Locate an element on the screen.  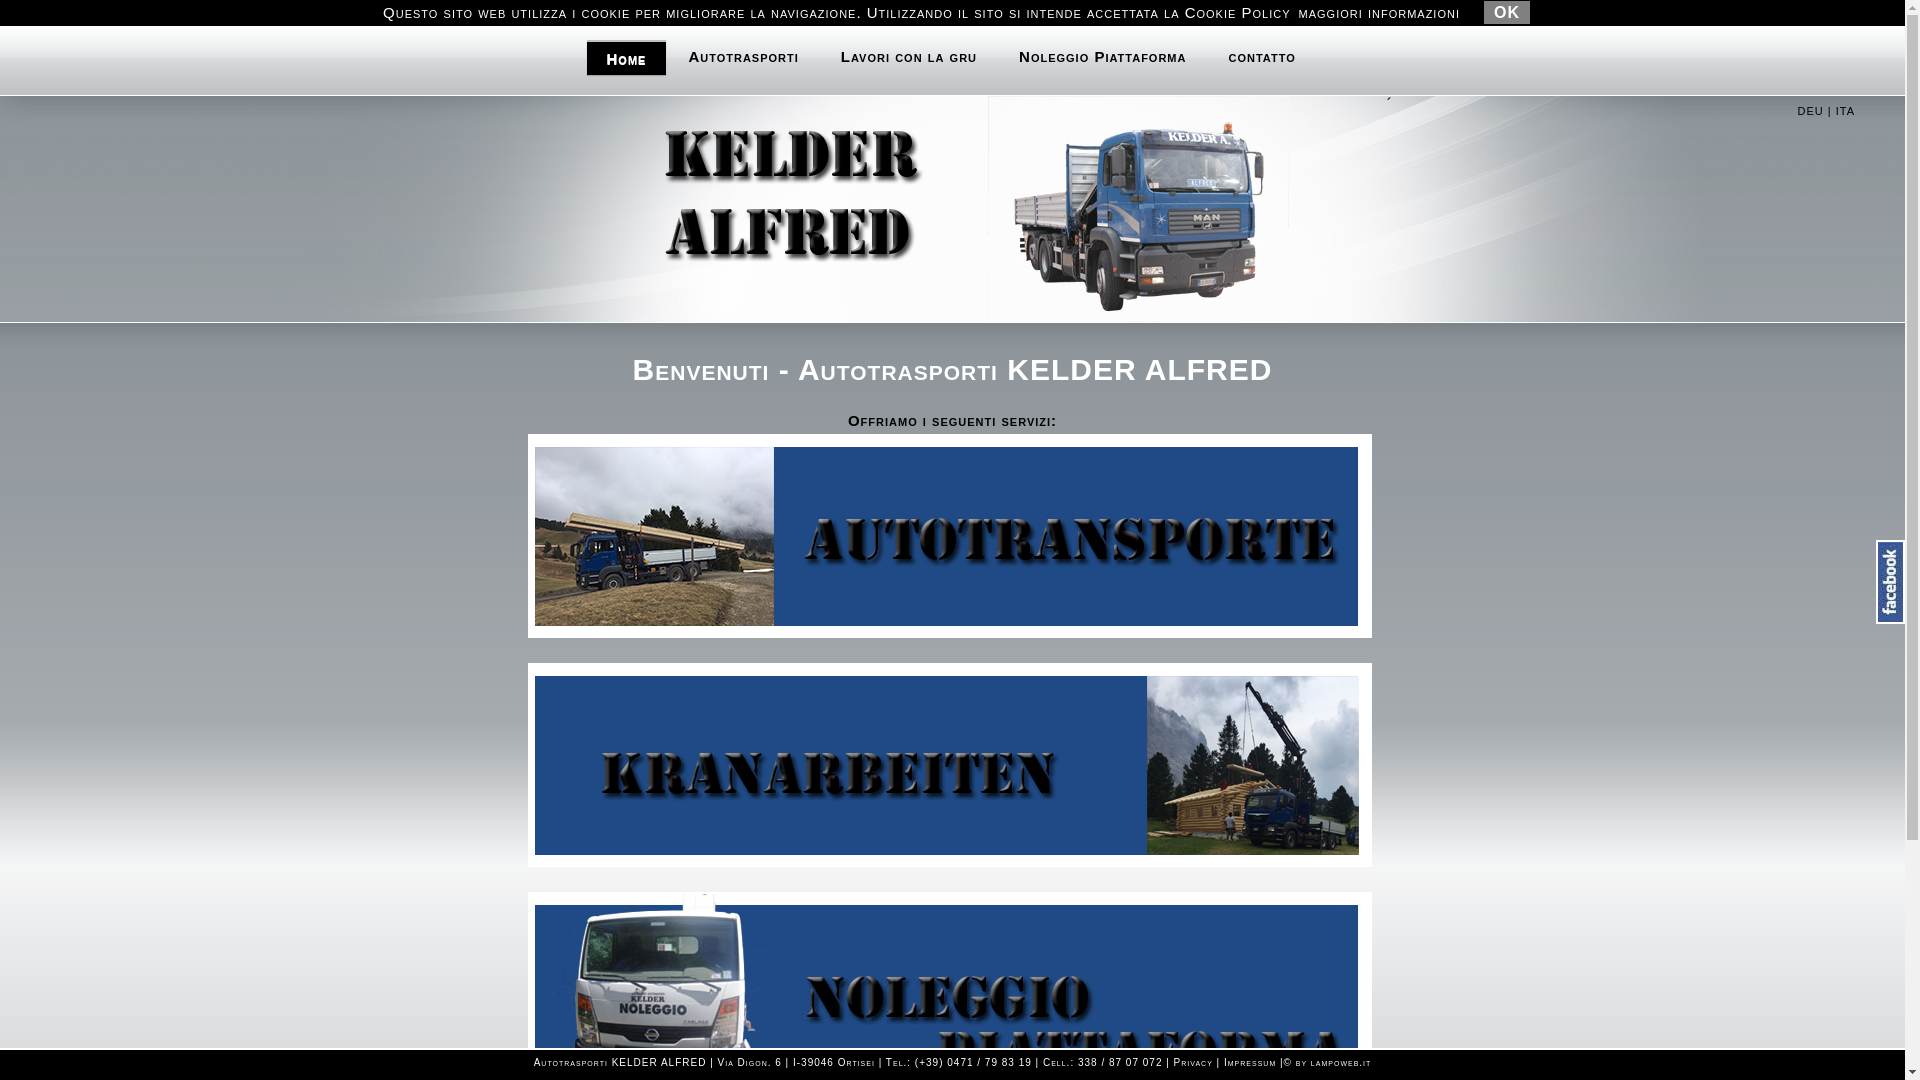
'Home' is located at coordinates (584, 56).